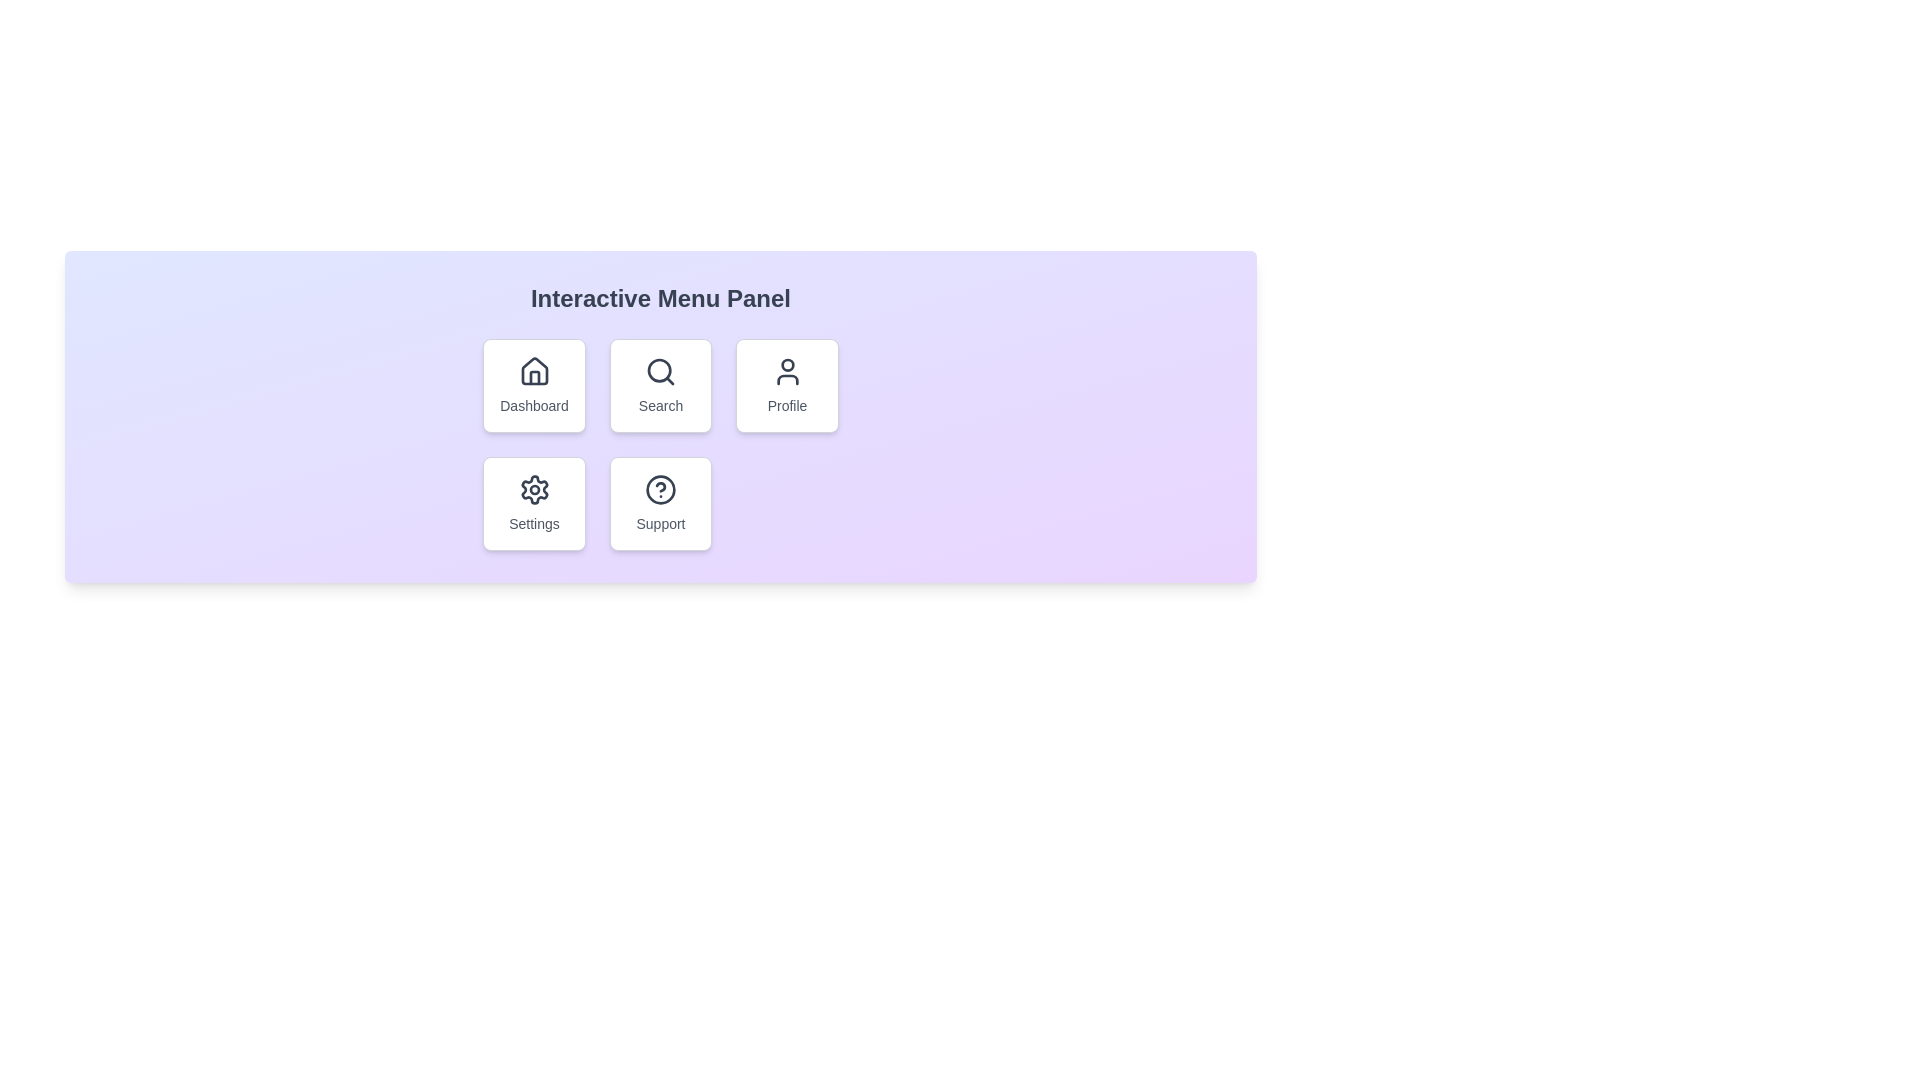 The width and height of the screenshot is (1920, 1080). What do you see at coordinates (786, 371) in the screenshot?
I see `the user profile icon, which is a minimalistic gray circular head atop a semicircular chest shape, located in the top-right position of the card labeled 'Profile'` at bounding box center [786, 371].